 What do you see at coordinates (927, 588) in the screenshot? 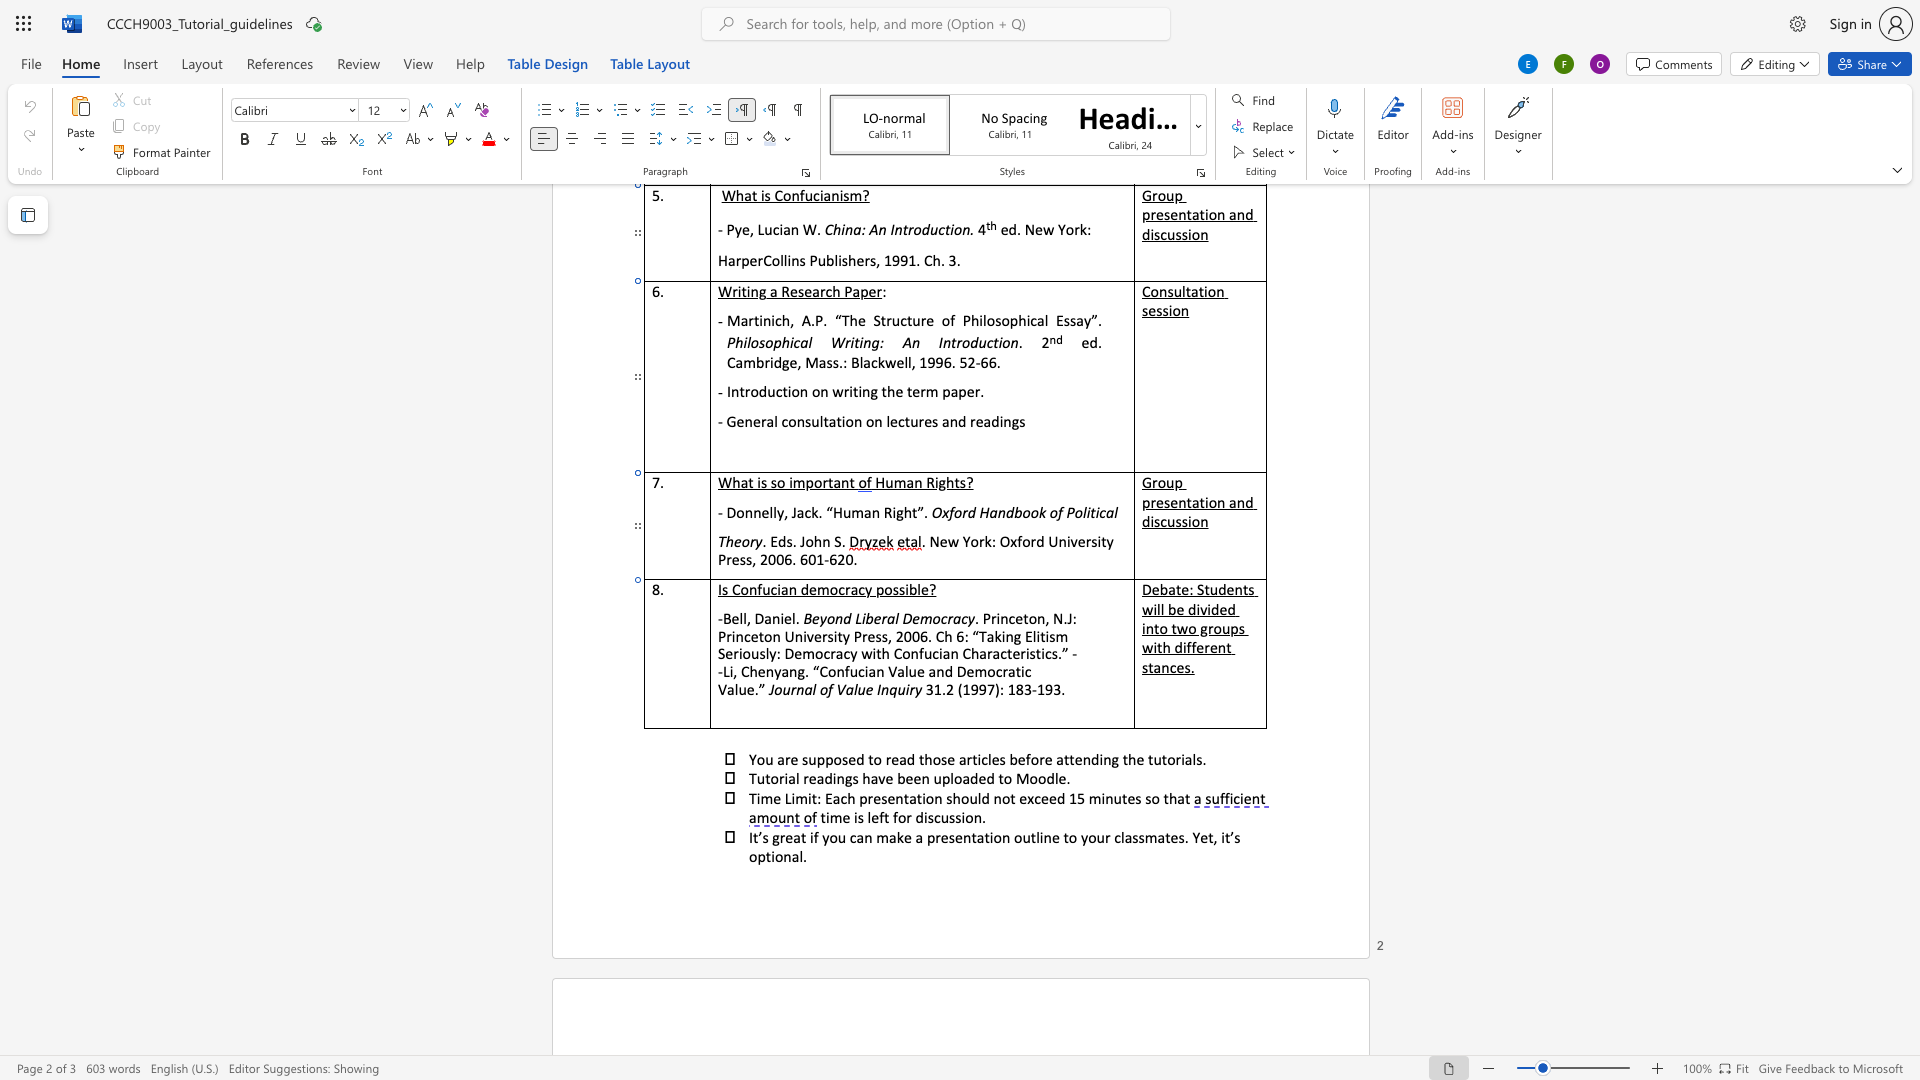
I see `the space between the continuous character "e" and "?" in the text` at bounding box center [927, 588].